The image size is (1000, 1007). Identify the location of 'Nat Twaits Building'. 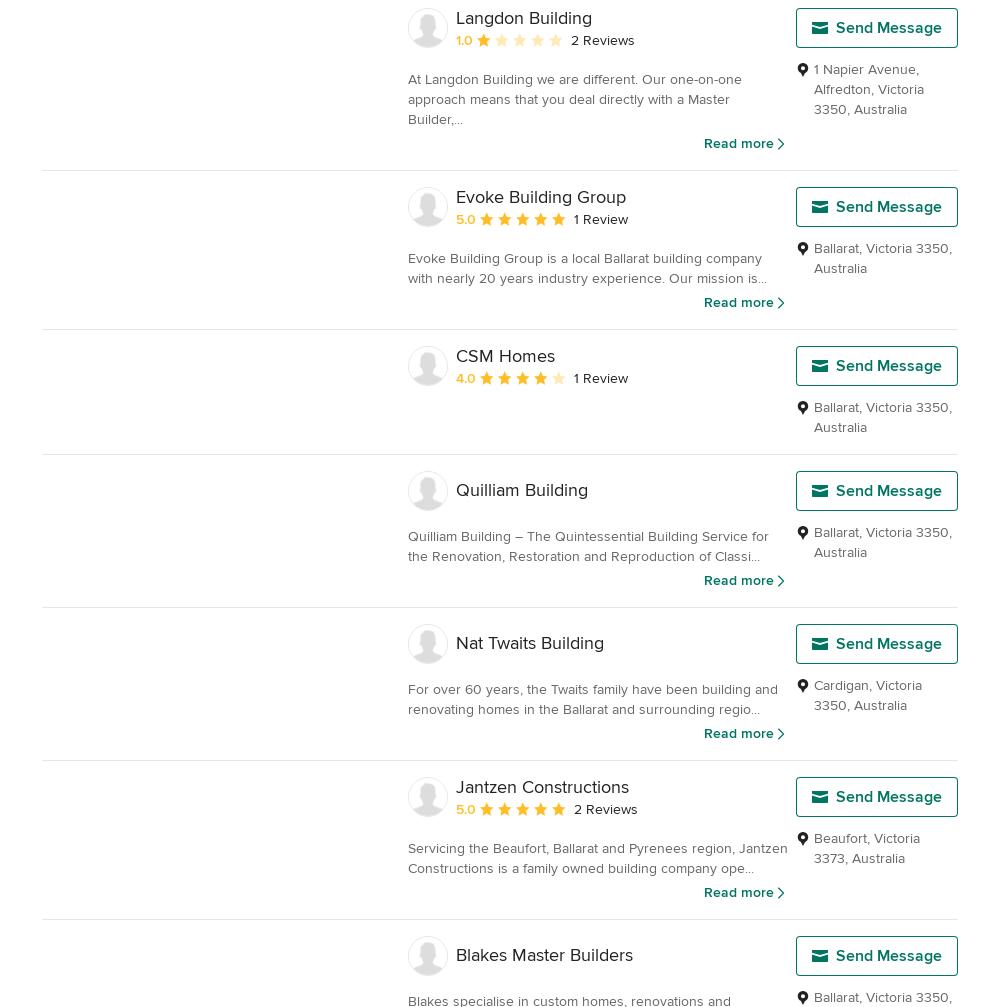
(530, 641).